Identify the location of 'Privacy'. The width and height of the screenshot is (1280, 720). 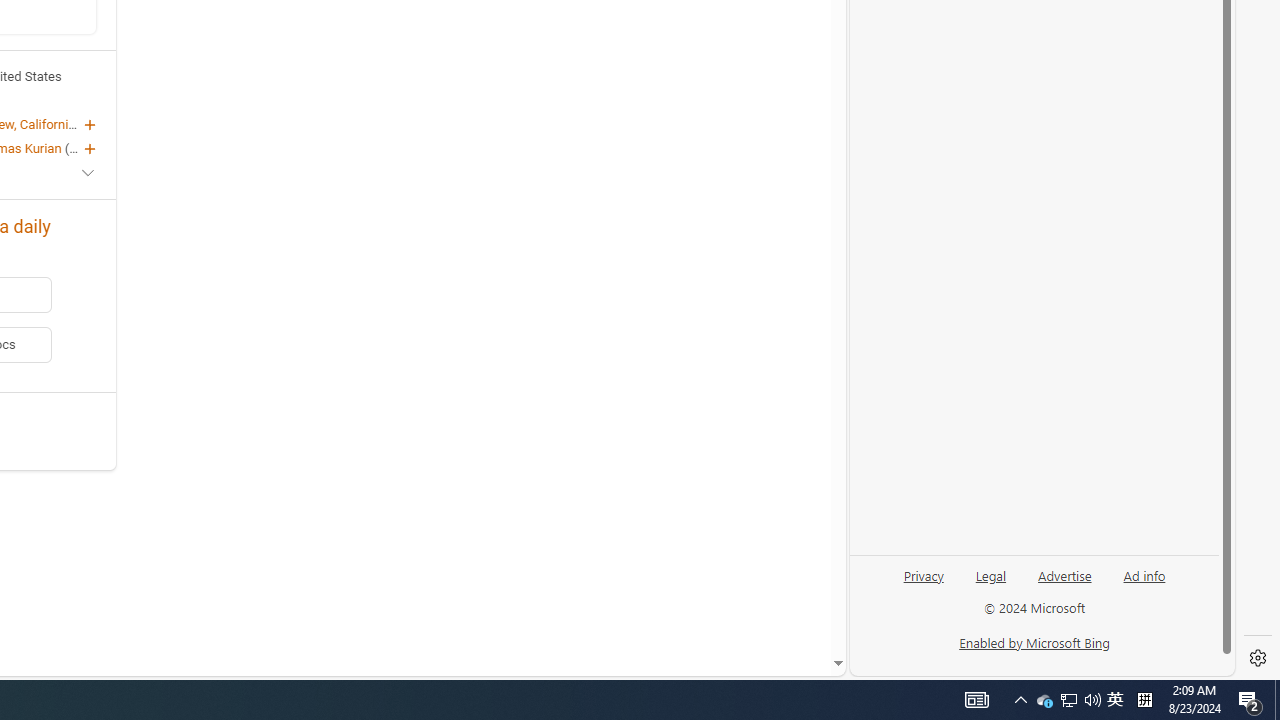
(922, 583).